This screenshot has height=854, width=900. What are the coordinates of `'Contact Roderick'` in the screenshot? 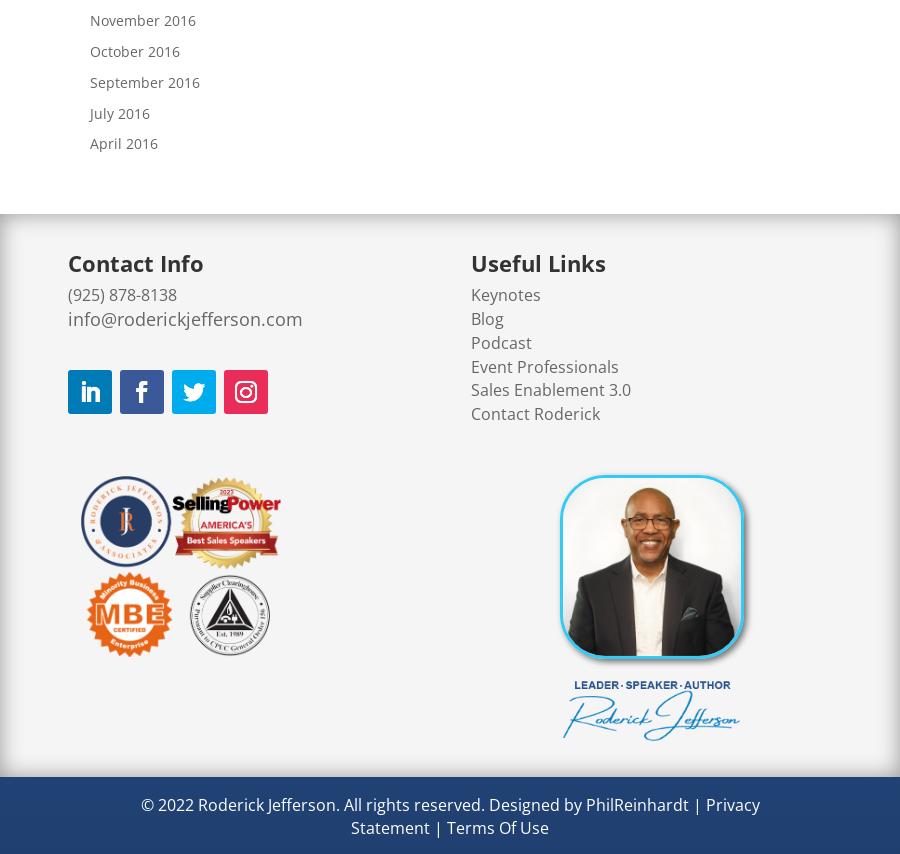 It's located at (534, 414).